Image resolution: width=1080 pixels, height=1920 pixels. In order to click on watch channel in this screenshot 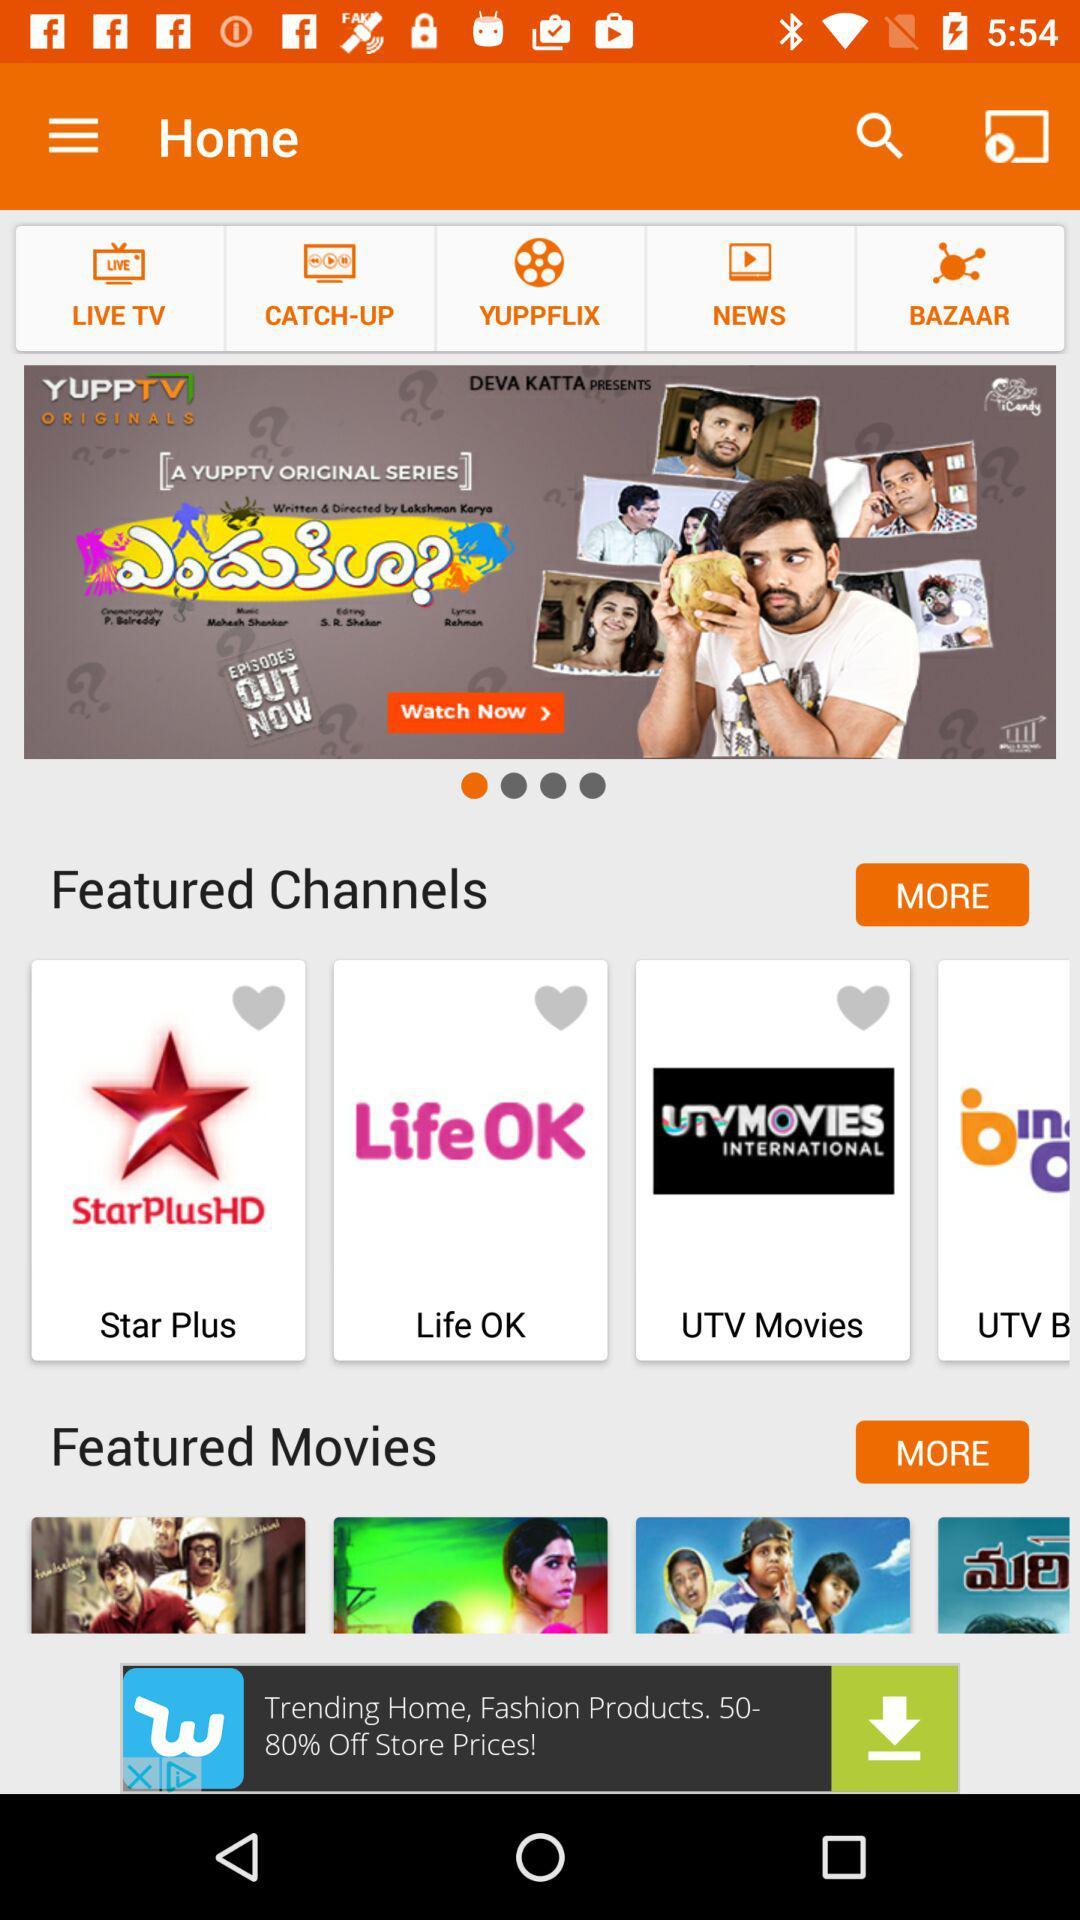, I will do `click(540, 561)`.